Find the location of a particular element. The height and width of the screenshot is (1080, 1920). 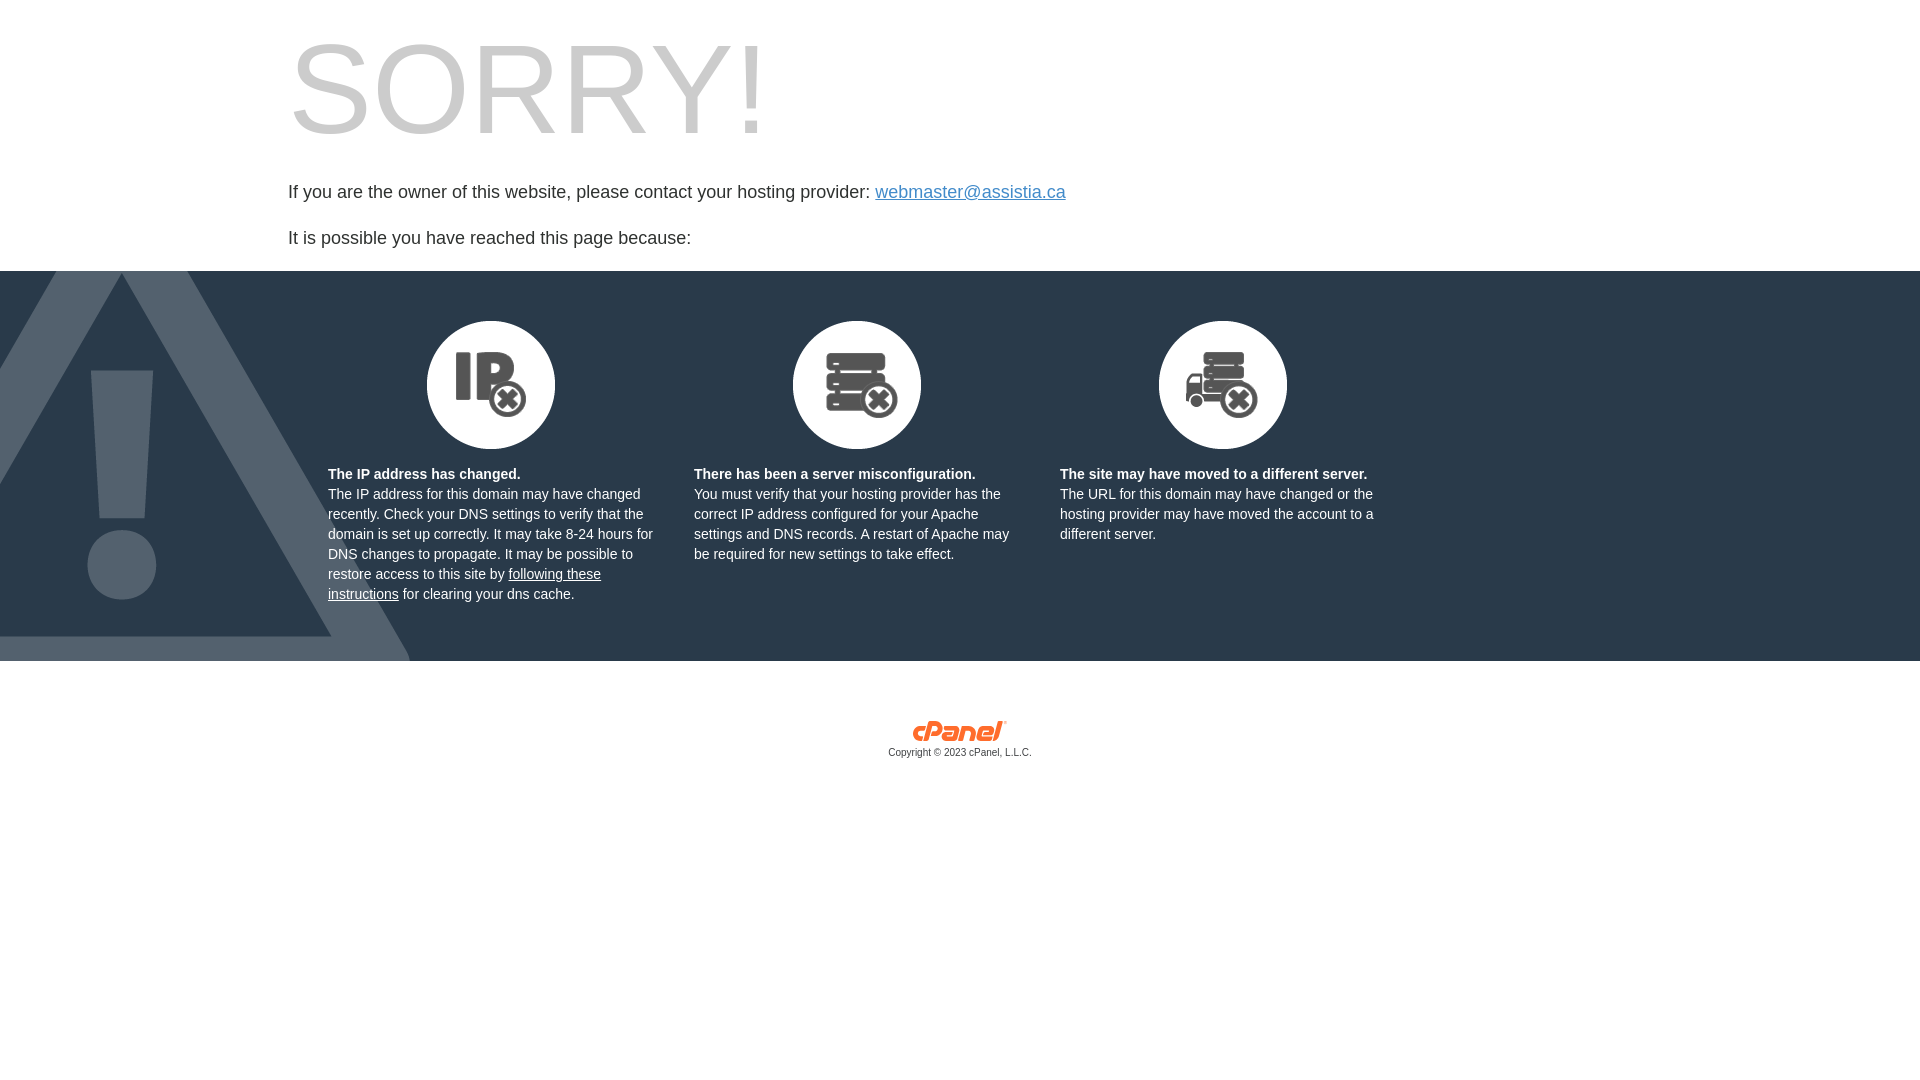

'following these instructions' is located at coordinates (463, 583).